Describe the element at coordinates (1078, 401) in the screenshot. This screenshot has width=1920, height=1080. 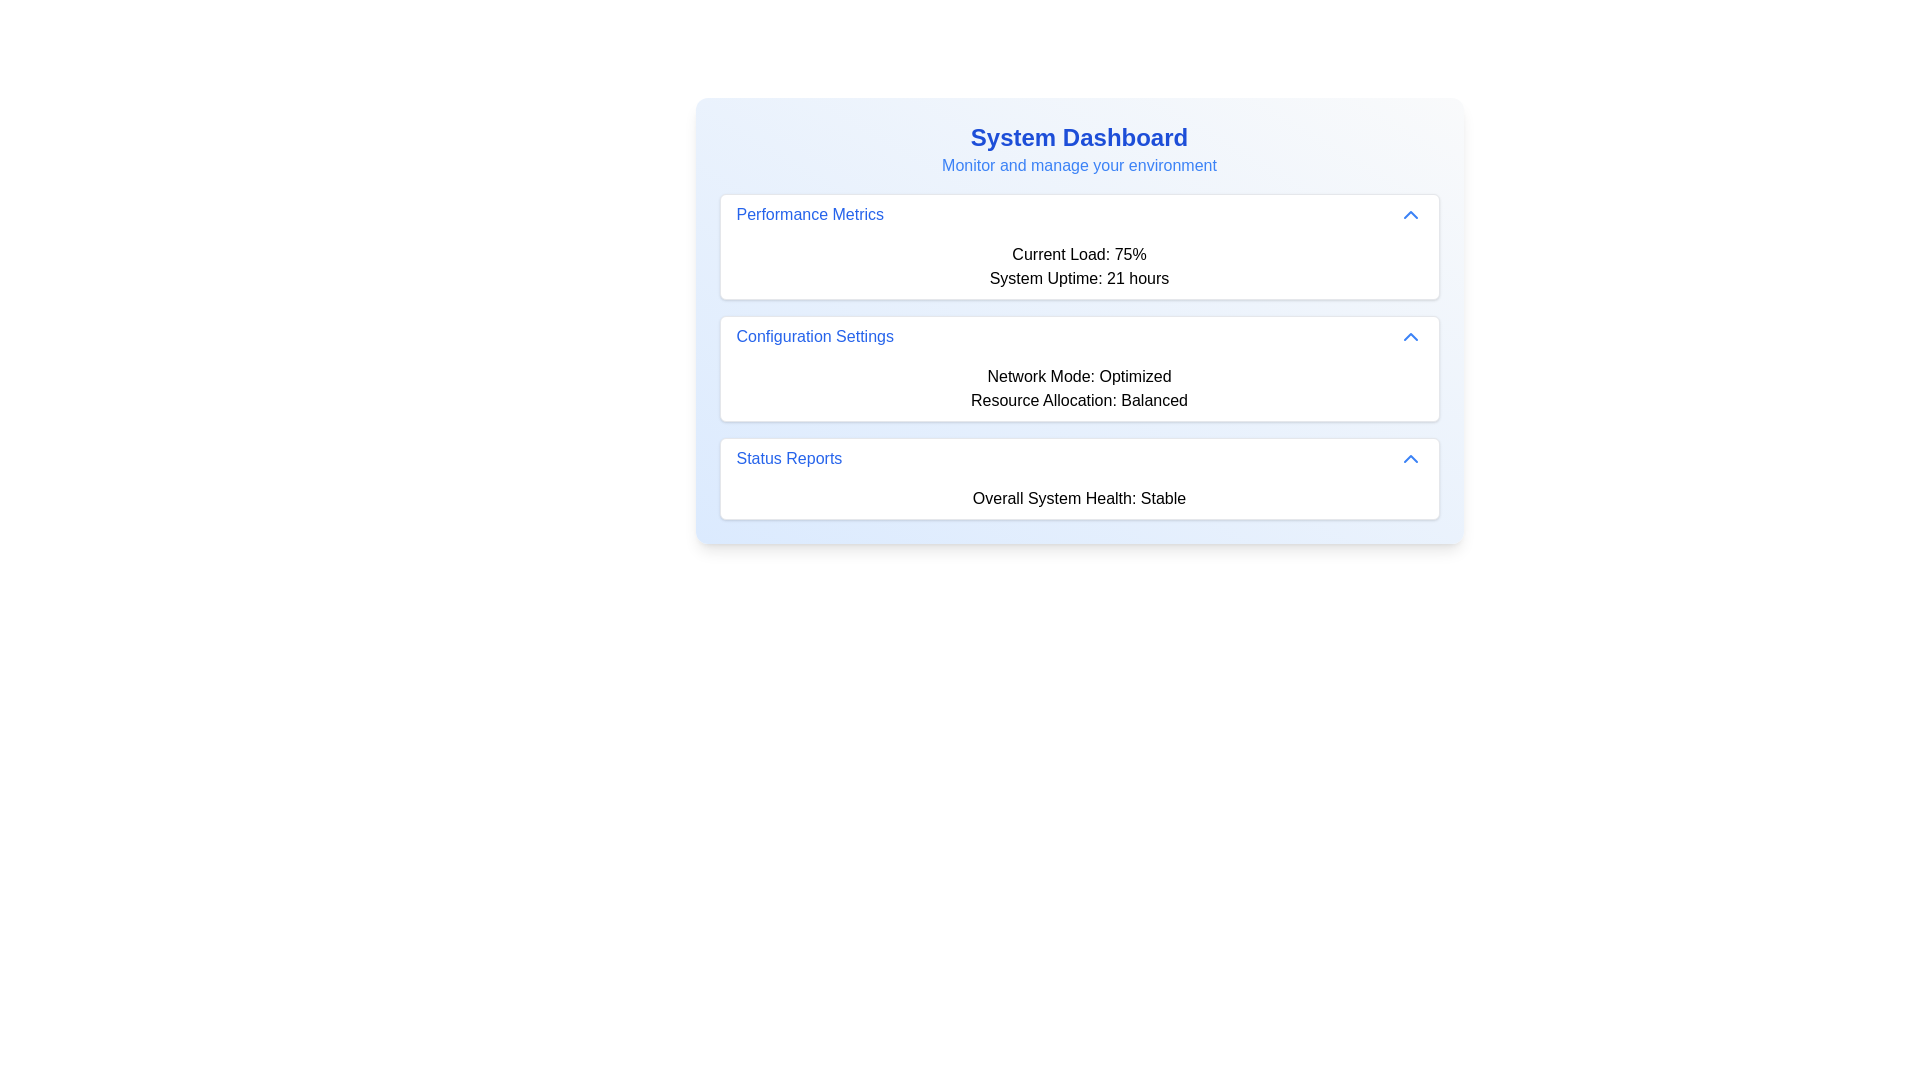
I see `the static text label displaying 'Resource Allocation: Balanced' within the 'Configuration Settings' card, which is located below 'Network Mode: Optimized'` at that location.